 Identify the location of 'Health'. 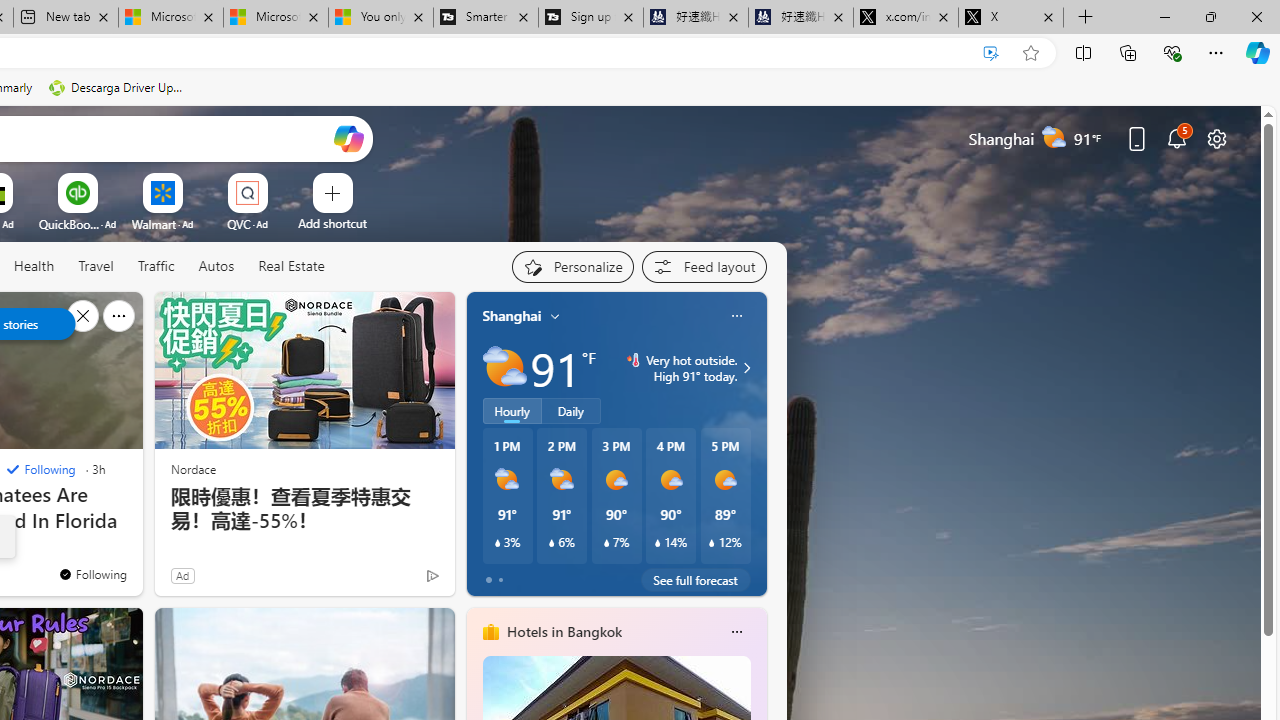
(34, 265).